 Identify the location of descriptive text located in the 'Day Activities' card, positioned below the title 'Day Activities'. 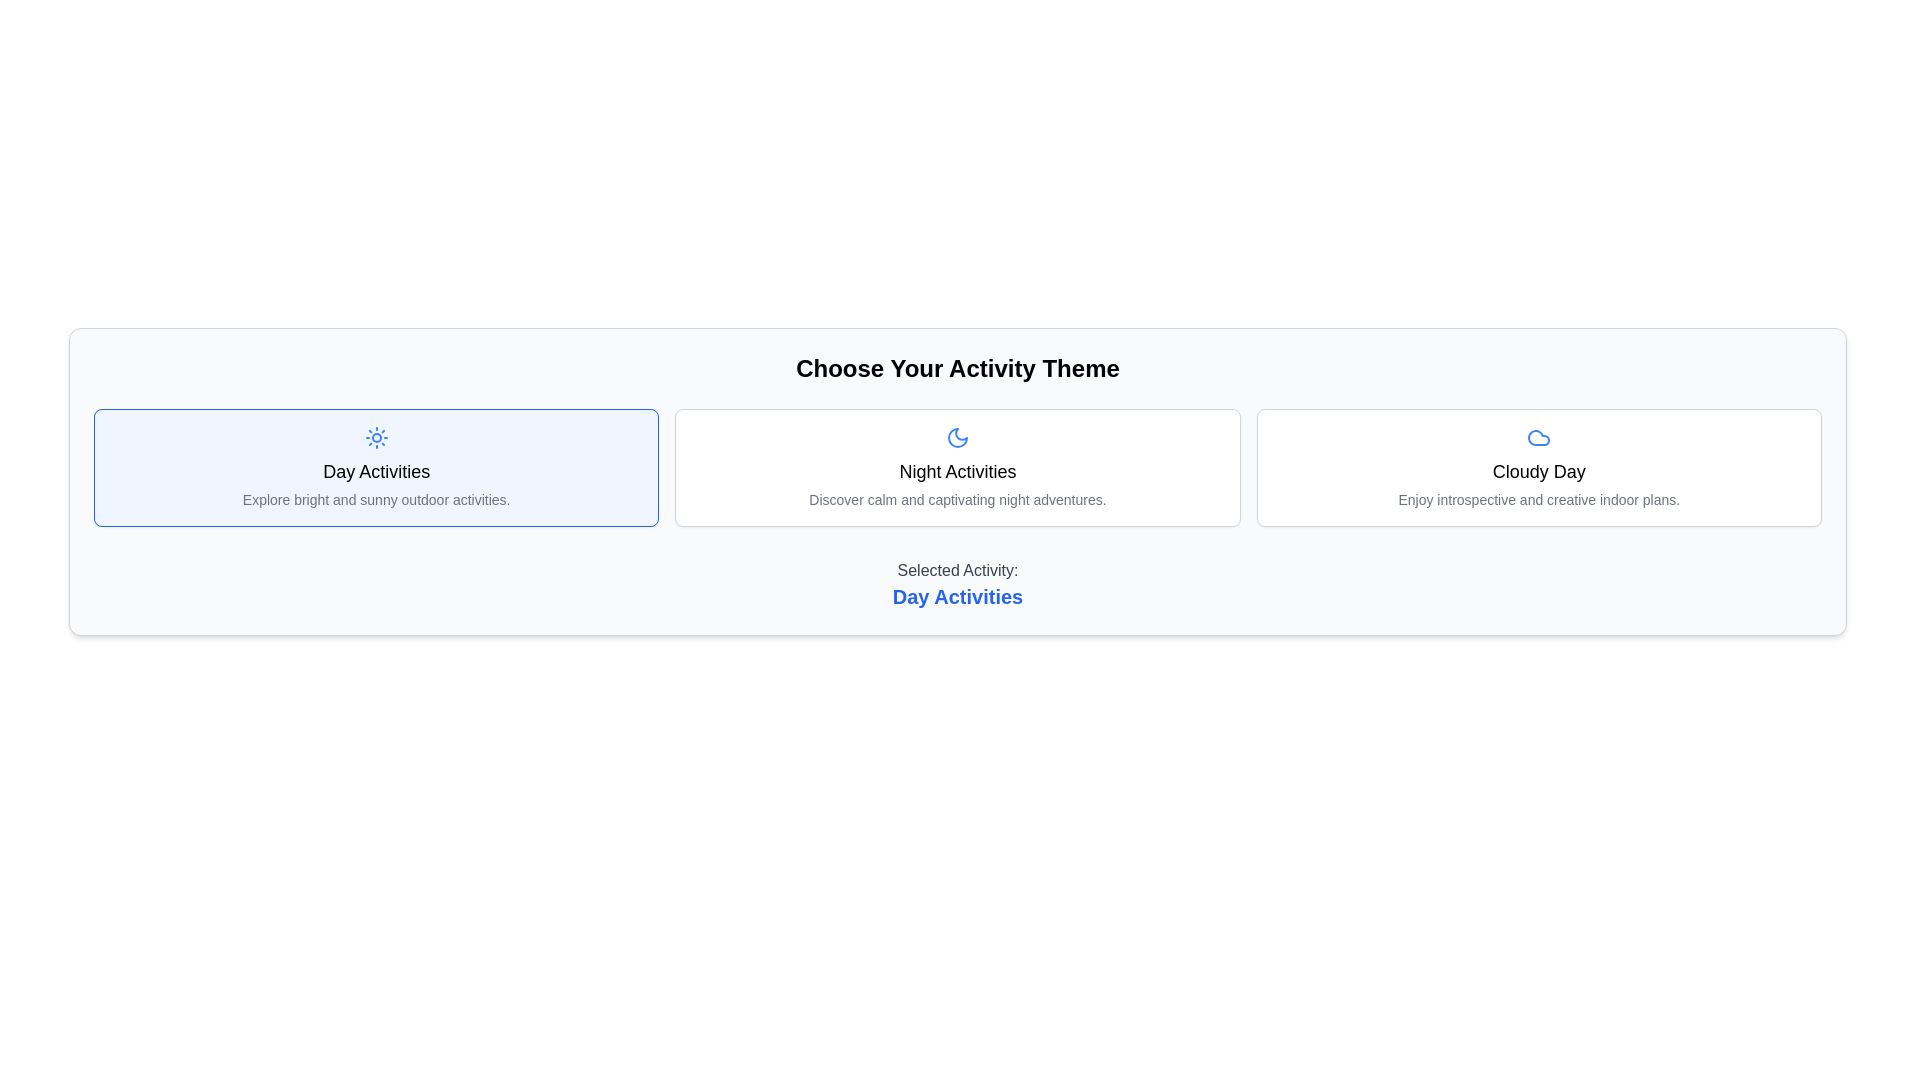
(376, 499).